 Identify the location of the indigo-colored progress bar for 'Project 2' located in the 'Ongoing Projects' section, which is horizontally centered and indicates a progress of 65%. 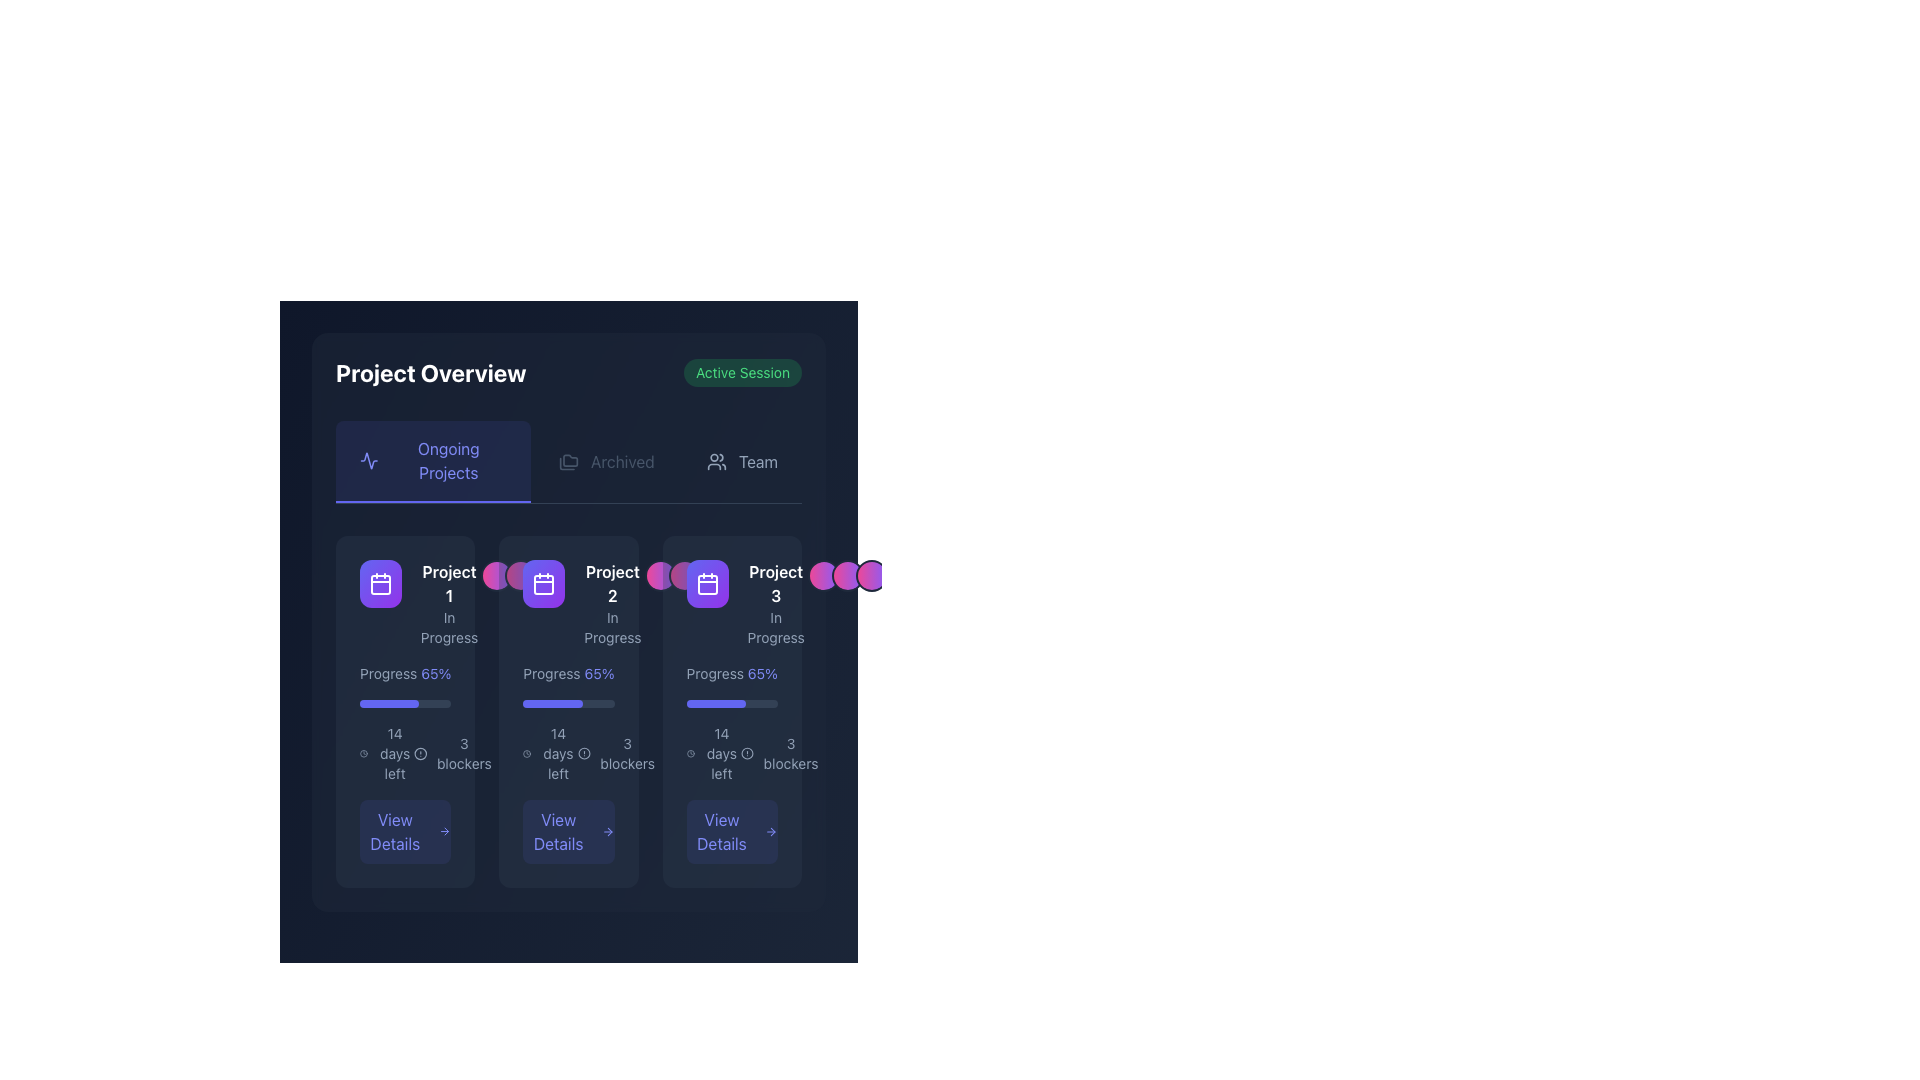
(389, 703).